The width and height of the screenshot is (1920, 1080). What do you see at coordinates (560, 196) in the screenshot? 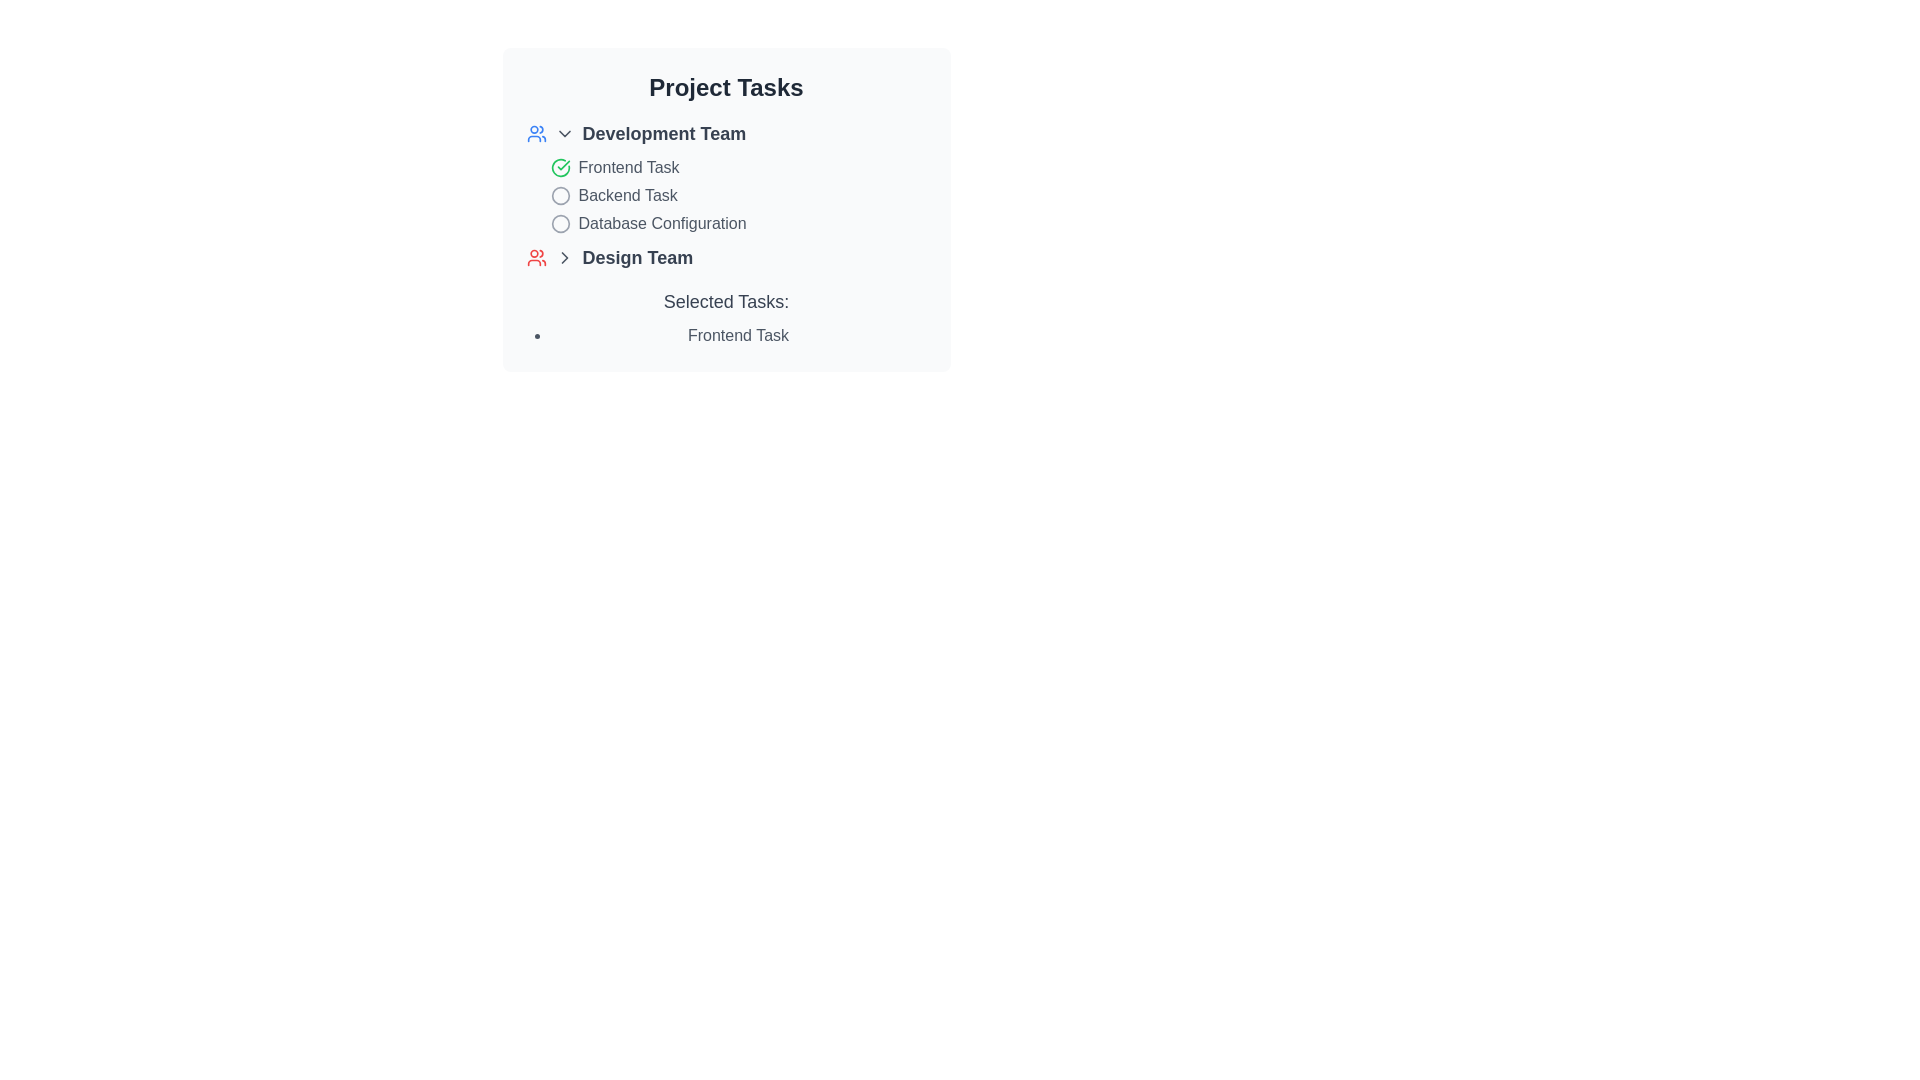
I see `the circular SVG icon with a gray outline located before the text label 'Backend Task' in the 'Development Team' section` at bounding box center [560, 196].